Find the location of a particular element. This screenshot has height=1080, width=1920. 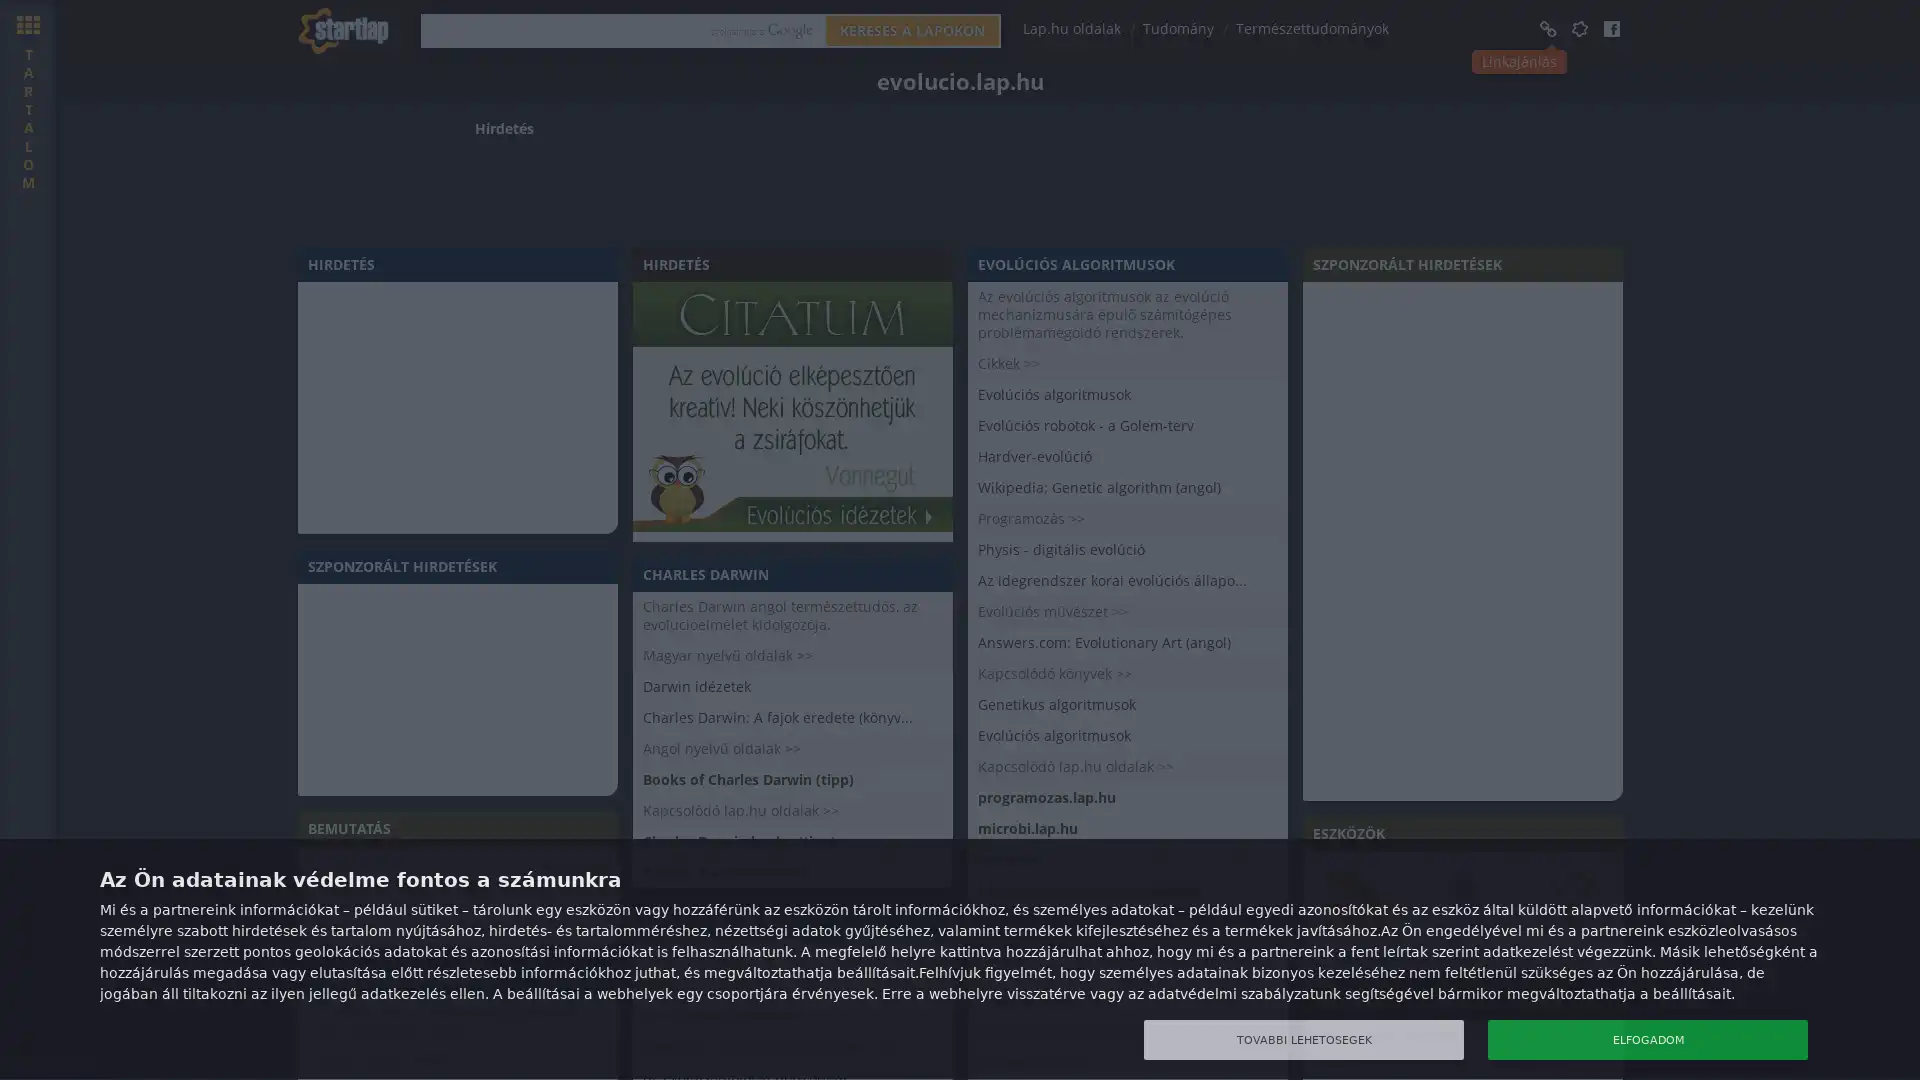

ELFOGADOM is located at coordinates (1647, 1039).